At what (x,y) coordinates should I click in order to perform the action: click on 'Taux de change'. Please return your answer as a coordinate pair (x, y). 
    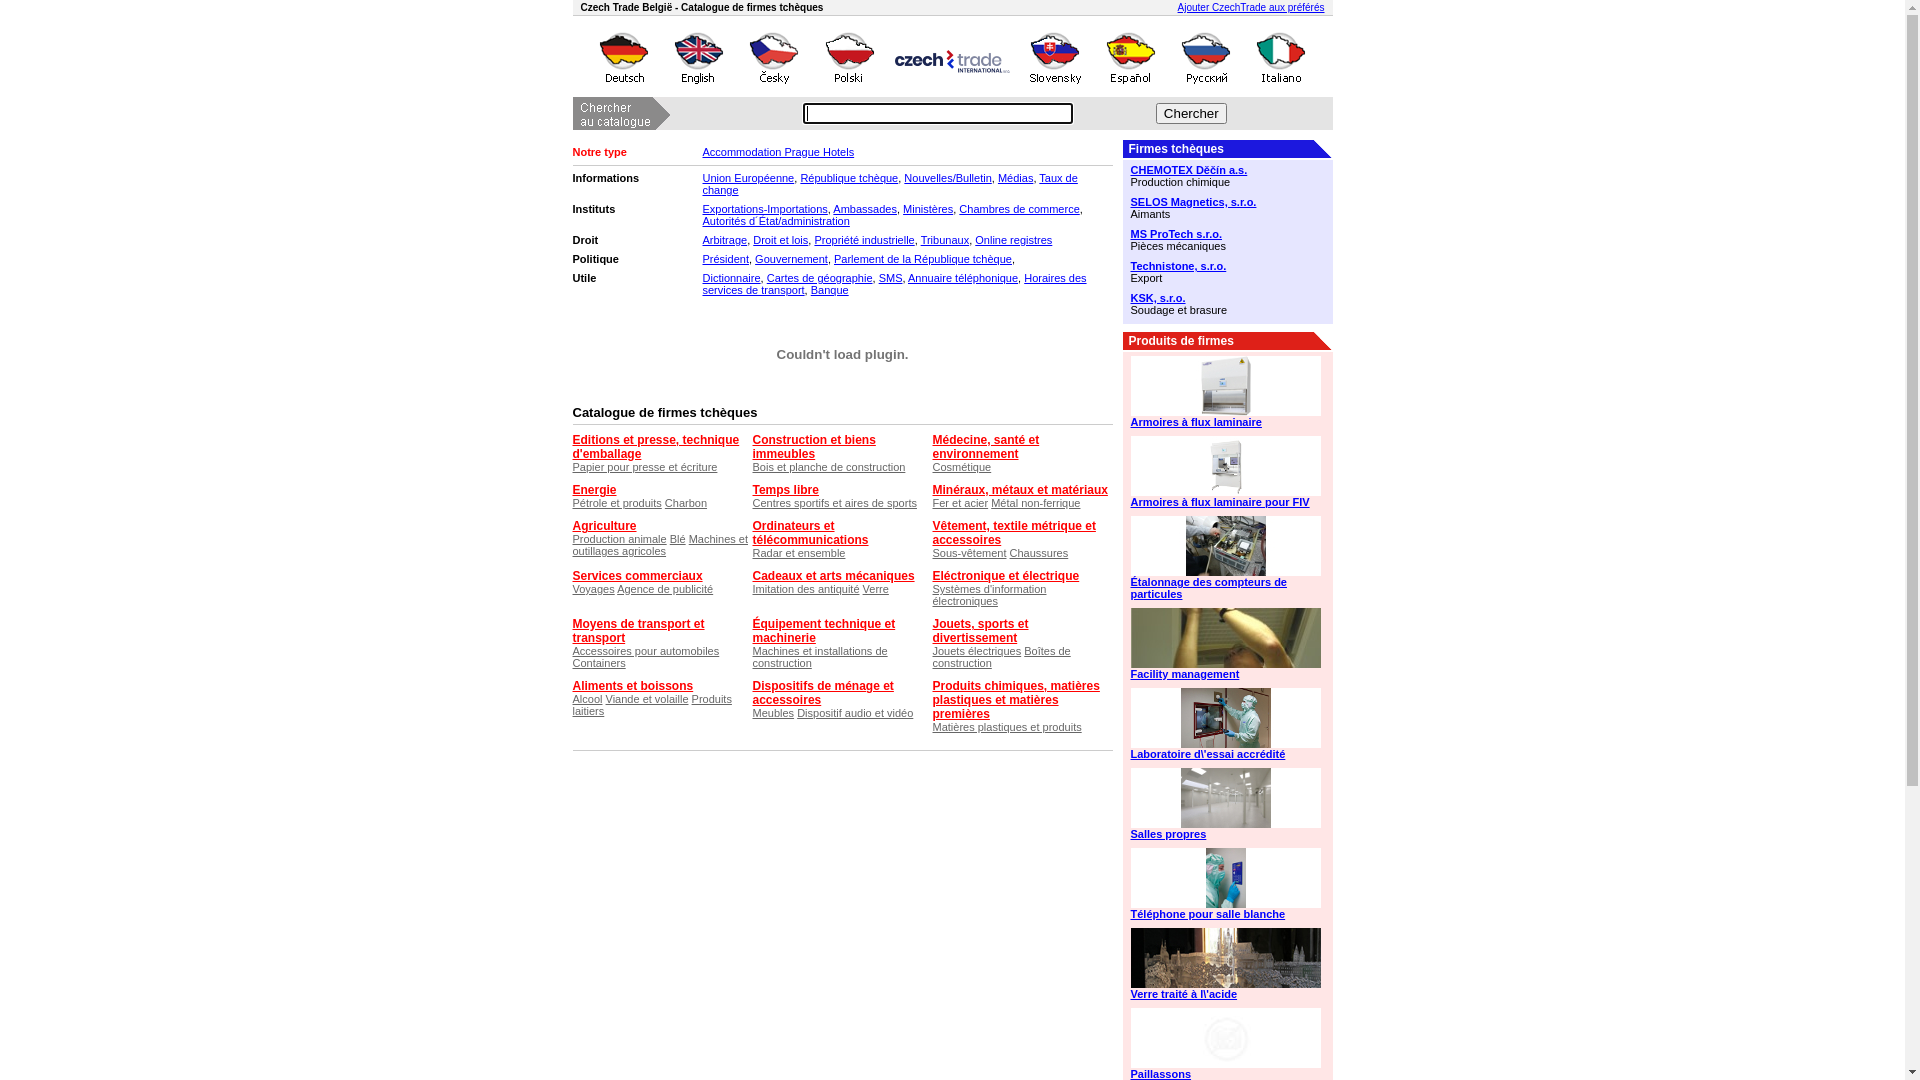
    Looking at the image, I should click on (888, 184).